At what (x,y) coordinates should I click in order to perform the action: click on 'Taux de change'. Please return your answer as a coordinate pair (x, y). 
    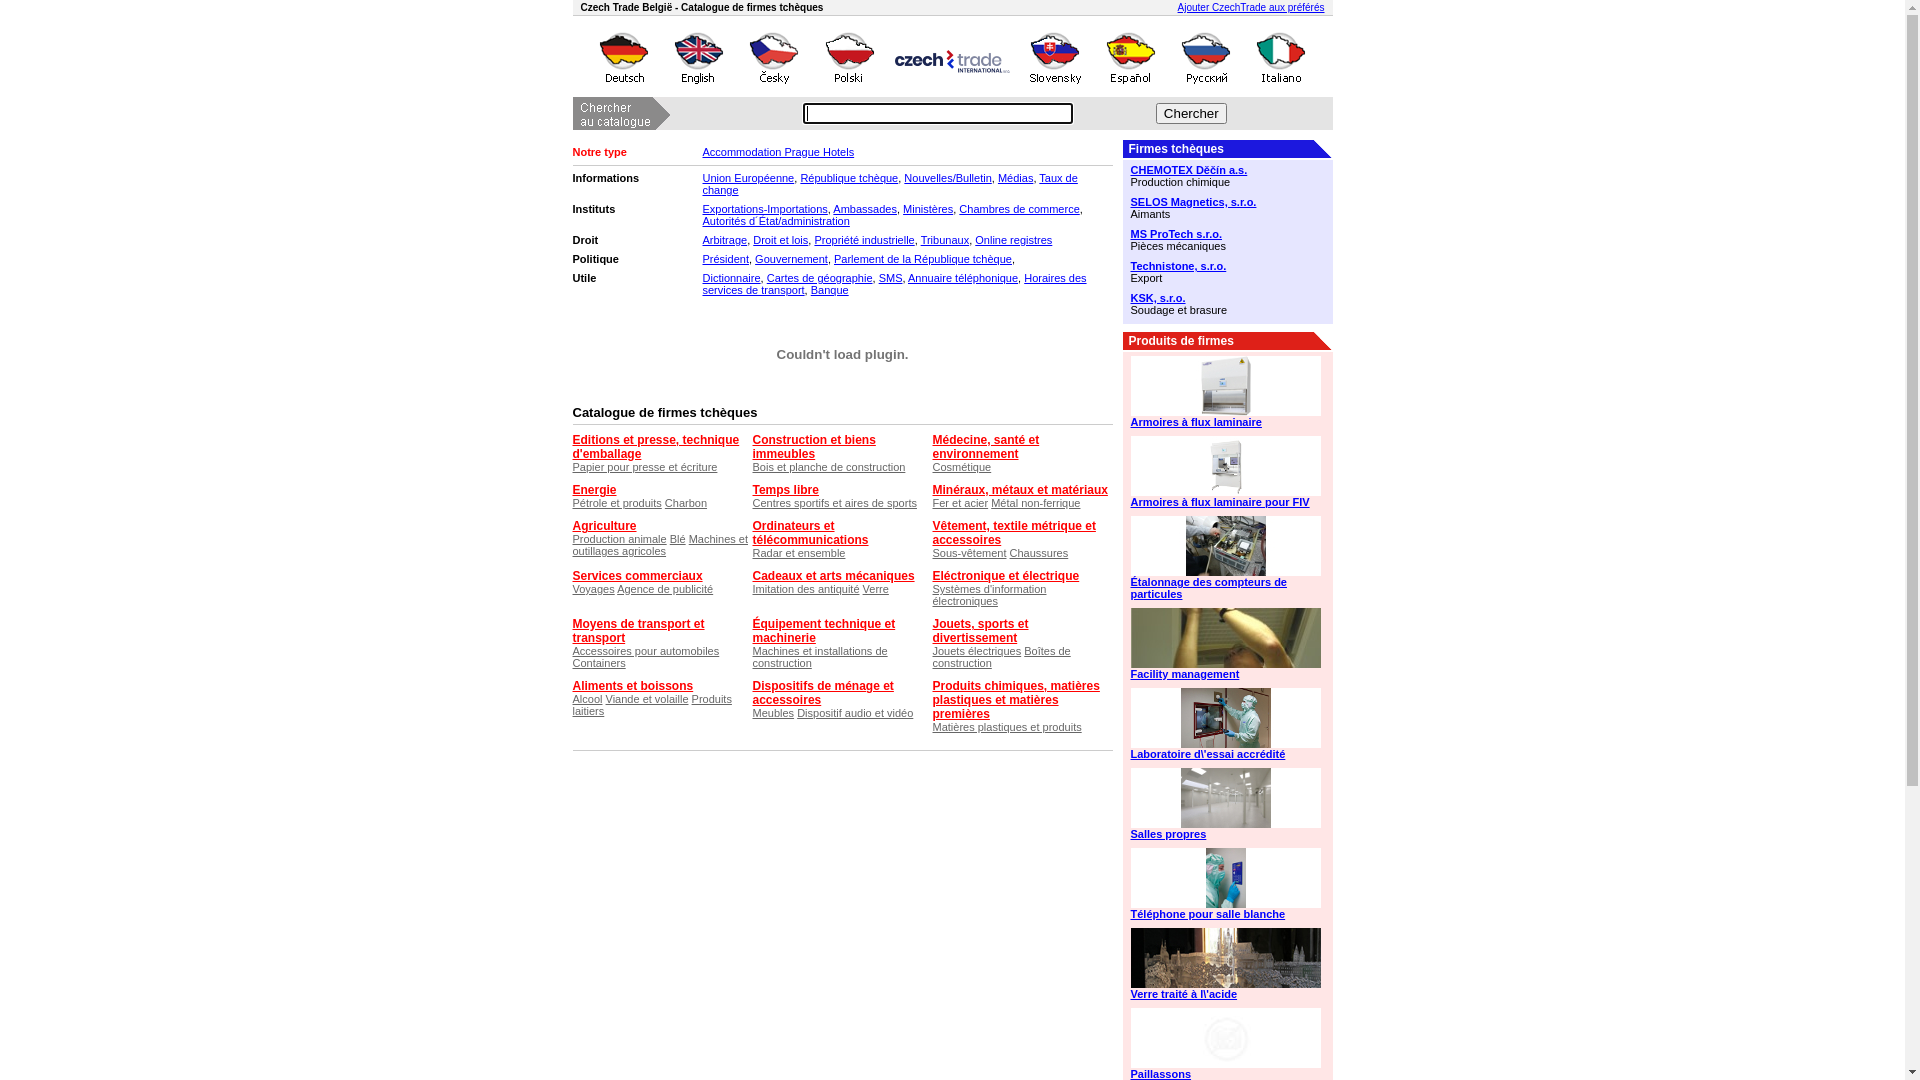
    Looking at the image, I should click on (888, 184).